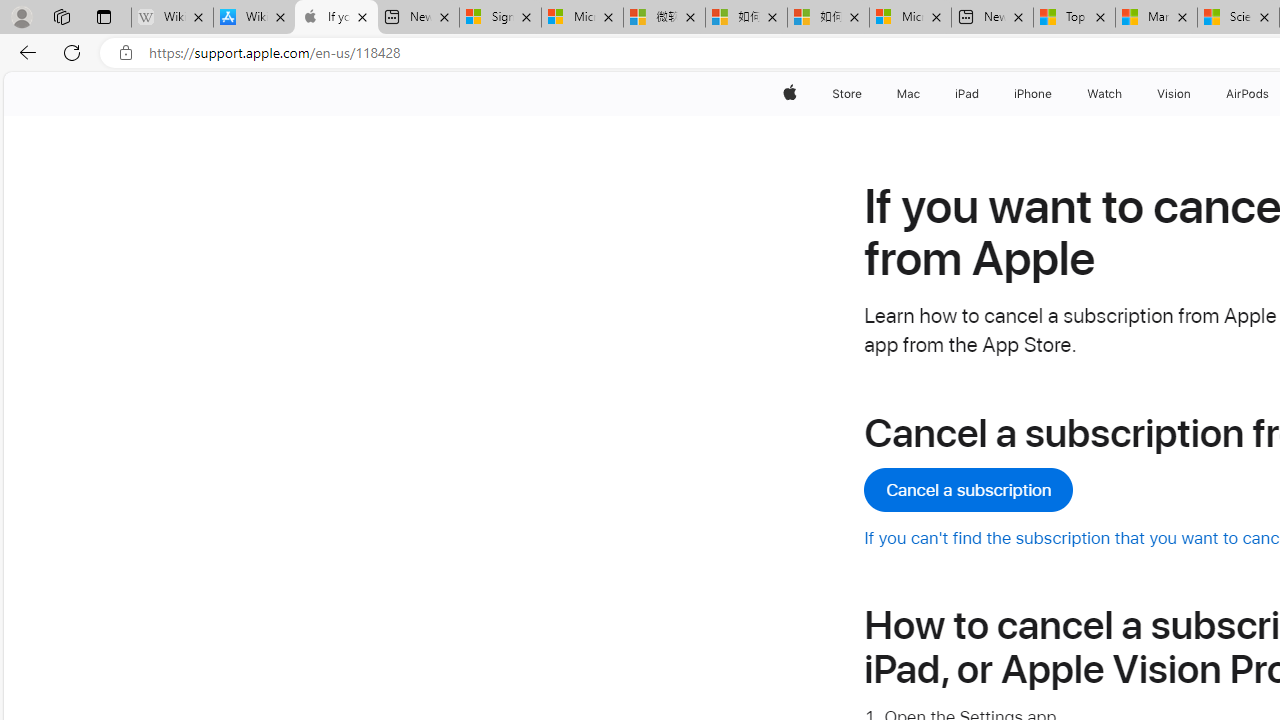 This screenshot has width=1280, height=720. I want to click on 'iPhone menu', so click(1055, 93).